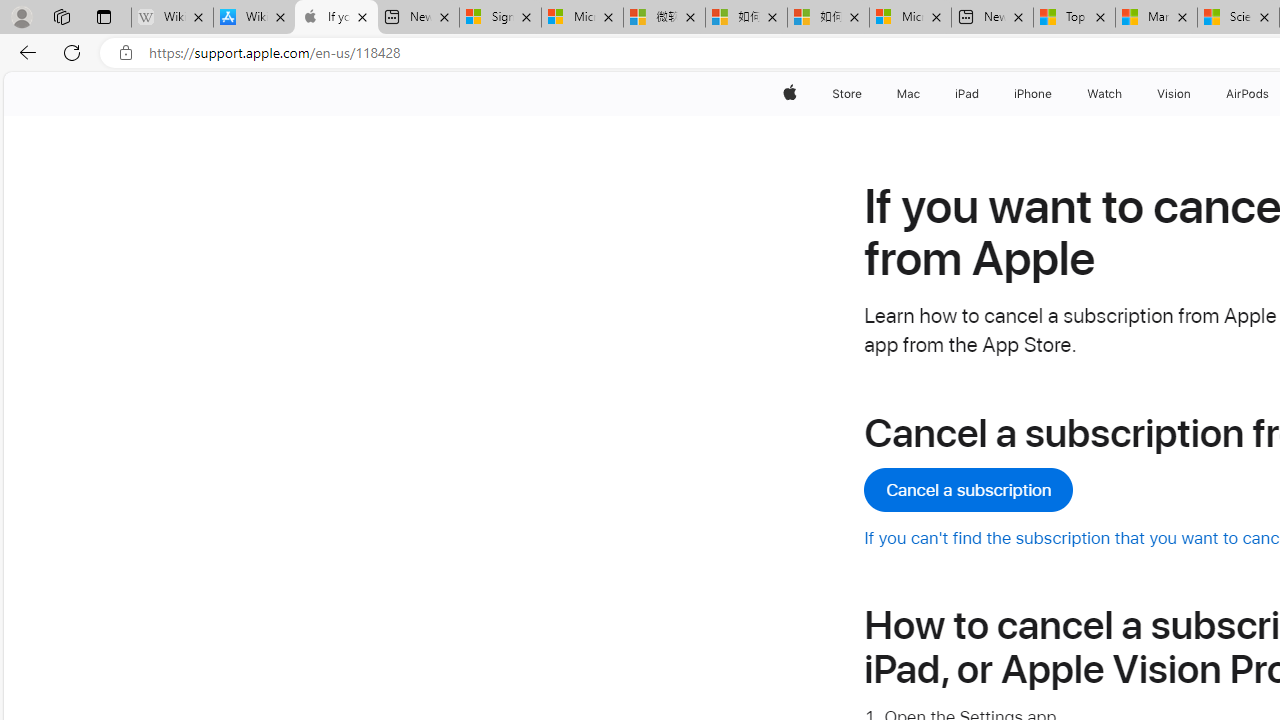 This screenshot has width=1280, height=720. I want to click on 'iPhone menu', so click(1055, 93).